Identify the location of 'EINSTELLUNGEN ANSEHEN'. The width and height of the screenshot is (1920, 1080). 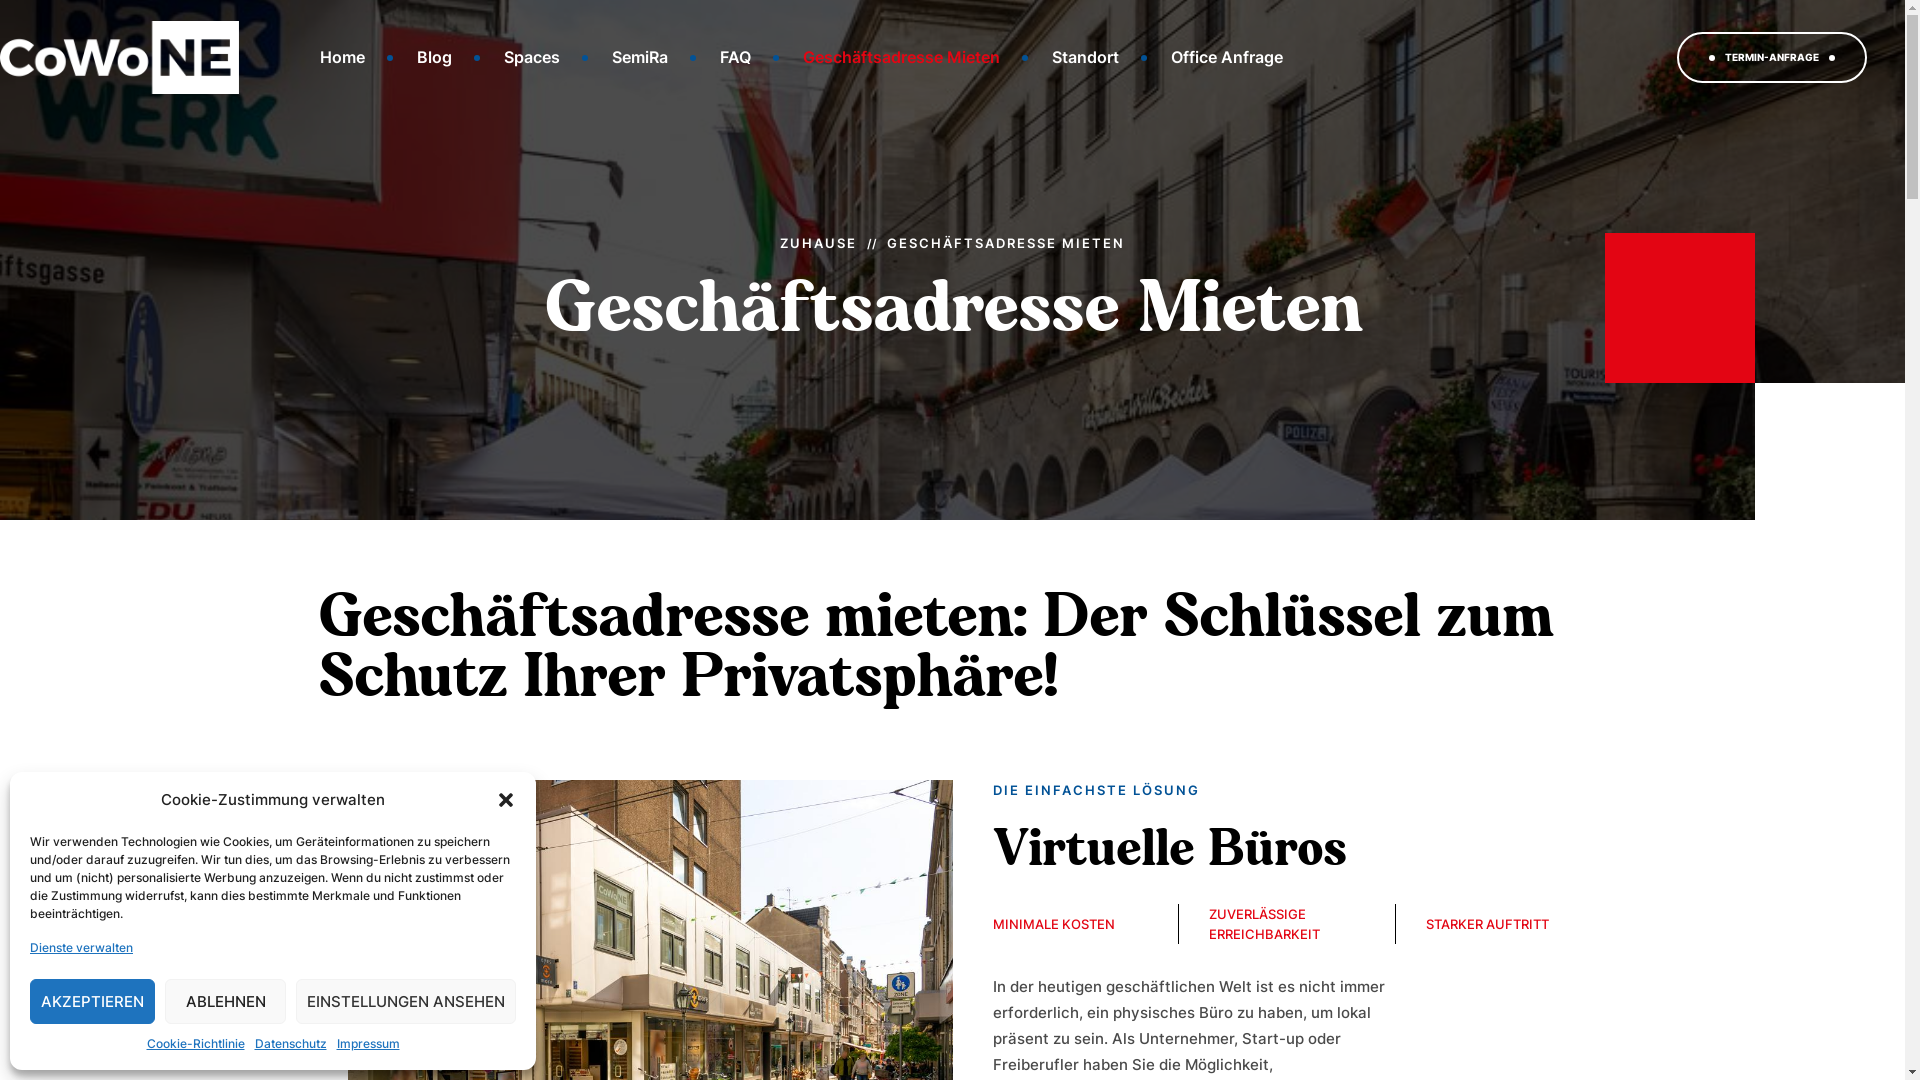
(405, 1001).